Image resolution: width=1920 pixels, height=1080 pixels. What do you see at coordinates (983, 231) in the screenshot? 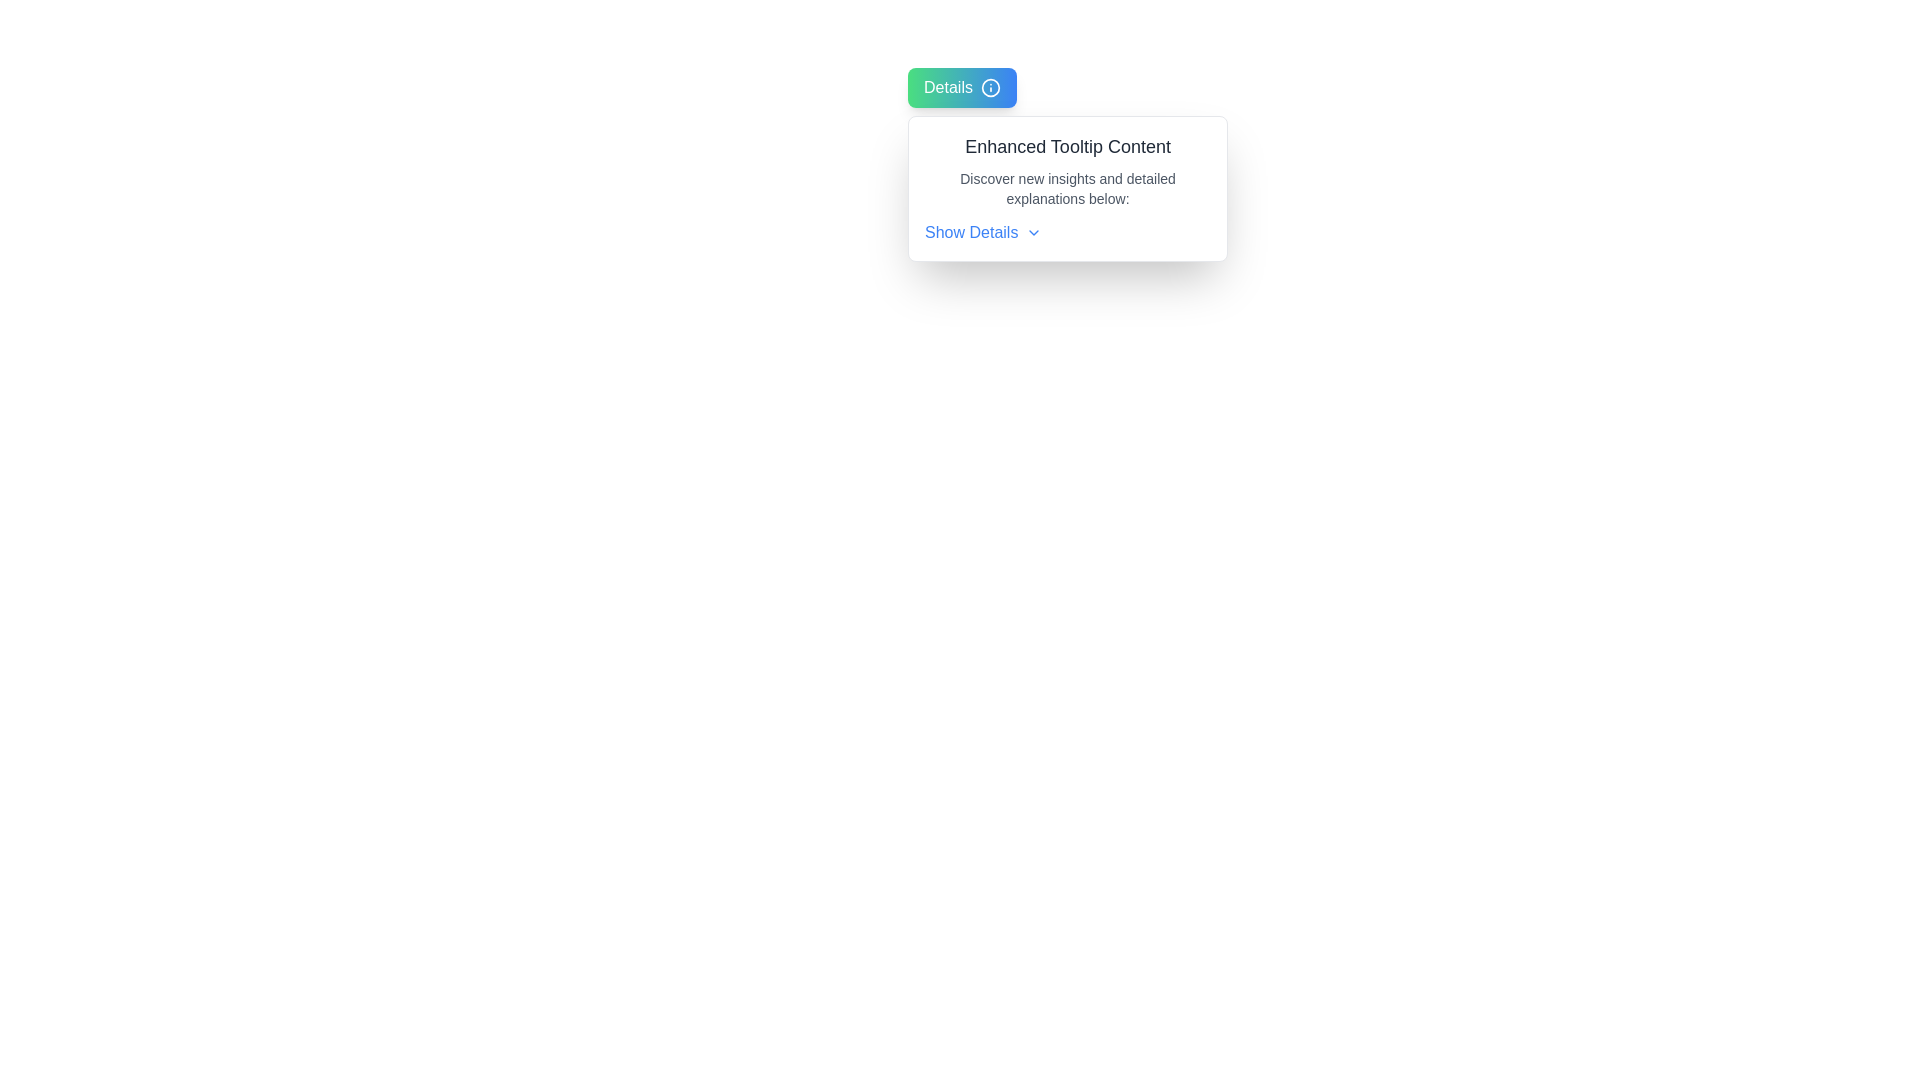
I see `the clickable text link located at the bottom of the tooltip box, beneath 'Enhanced Tooltip Content' and a description text` at bounding box center [983, 231].